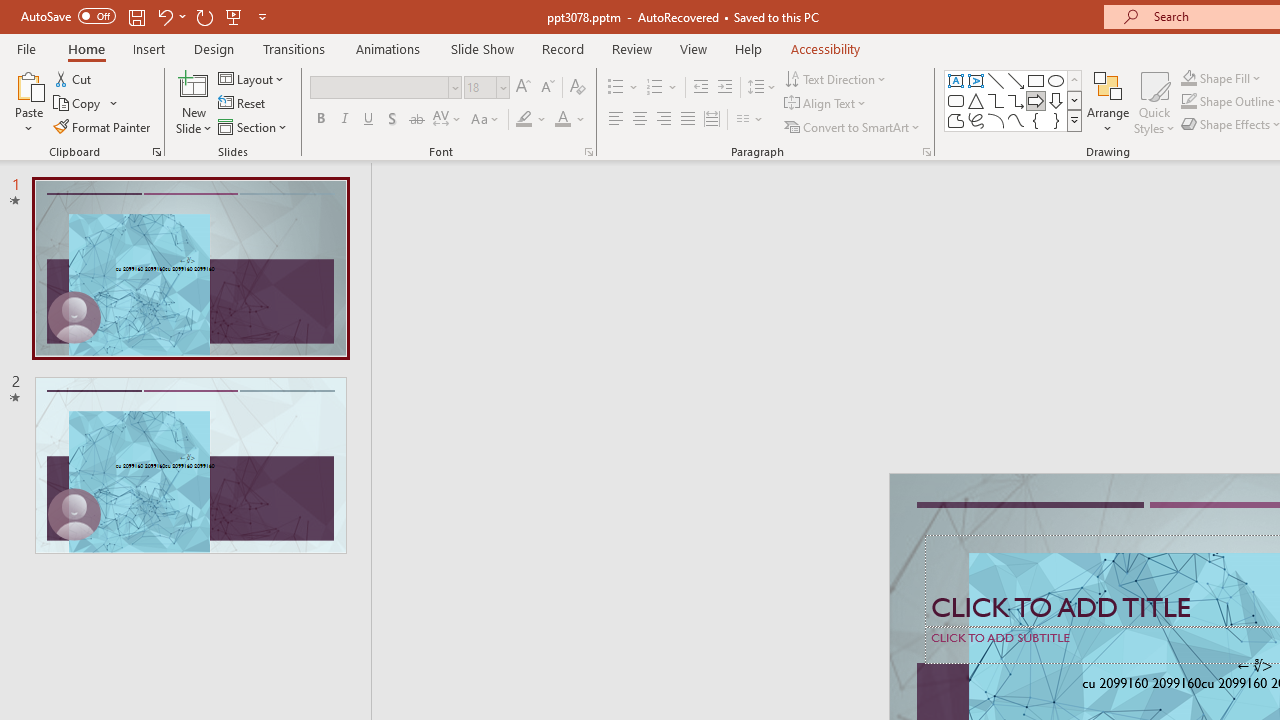 This screenshot has height=720, width=1280. Describe the element at coordinates (587, 150) in the screenshot. I see `'Font...'` at that location.